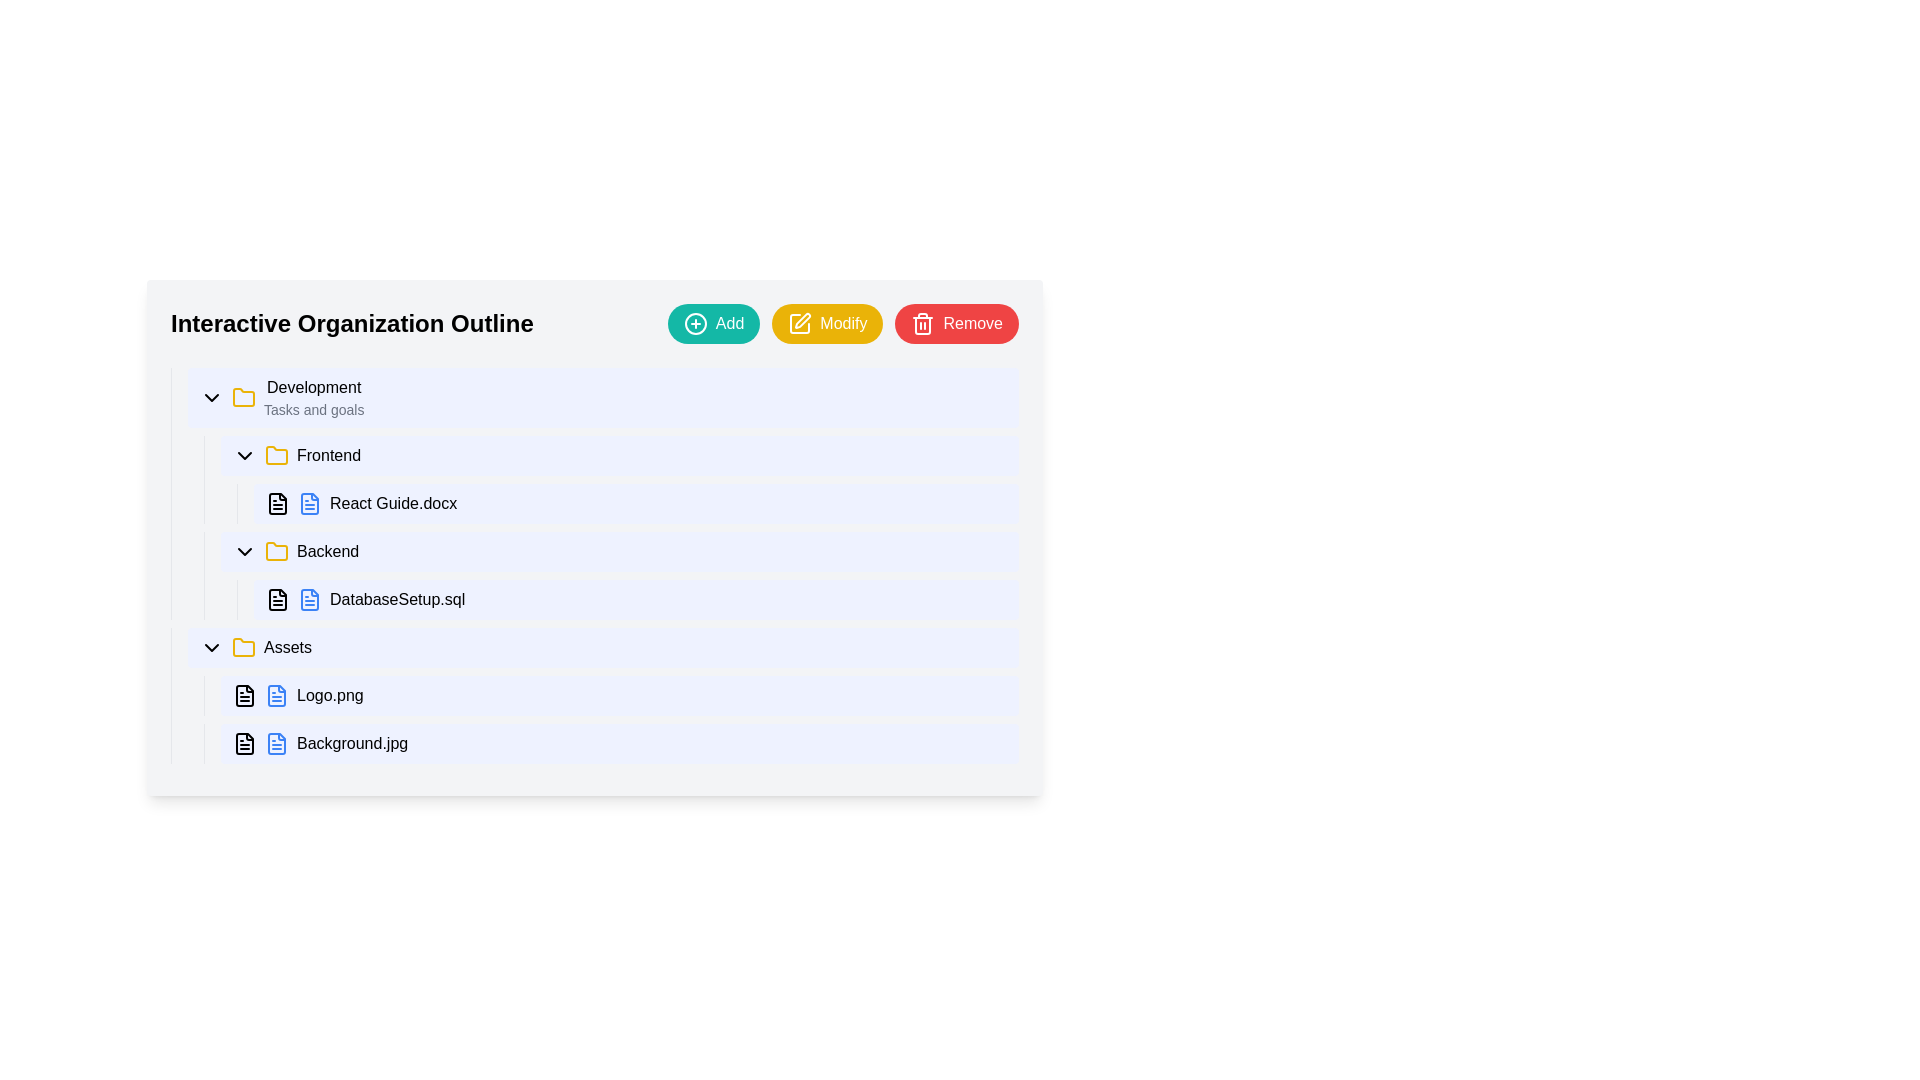  Describe the element at coordinates (276, 744) in the screenshot. I see `on the file entry icon for 'Background.jpg' located in the bottom section of the list under the 'Assets' category` at that location.